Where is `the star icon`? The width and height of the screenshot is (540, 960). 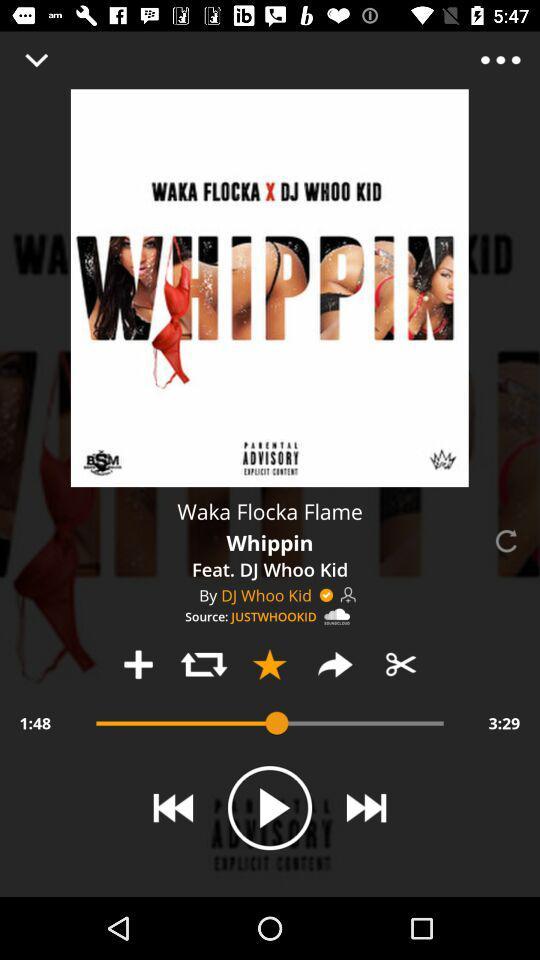 the star icon is located at coordinates (269, 664).